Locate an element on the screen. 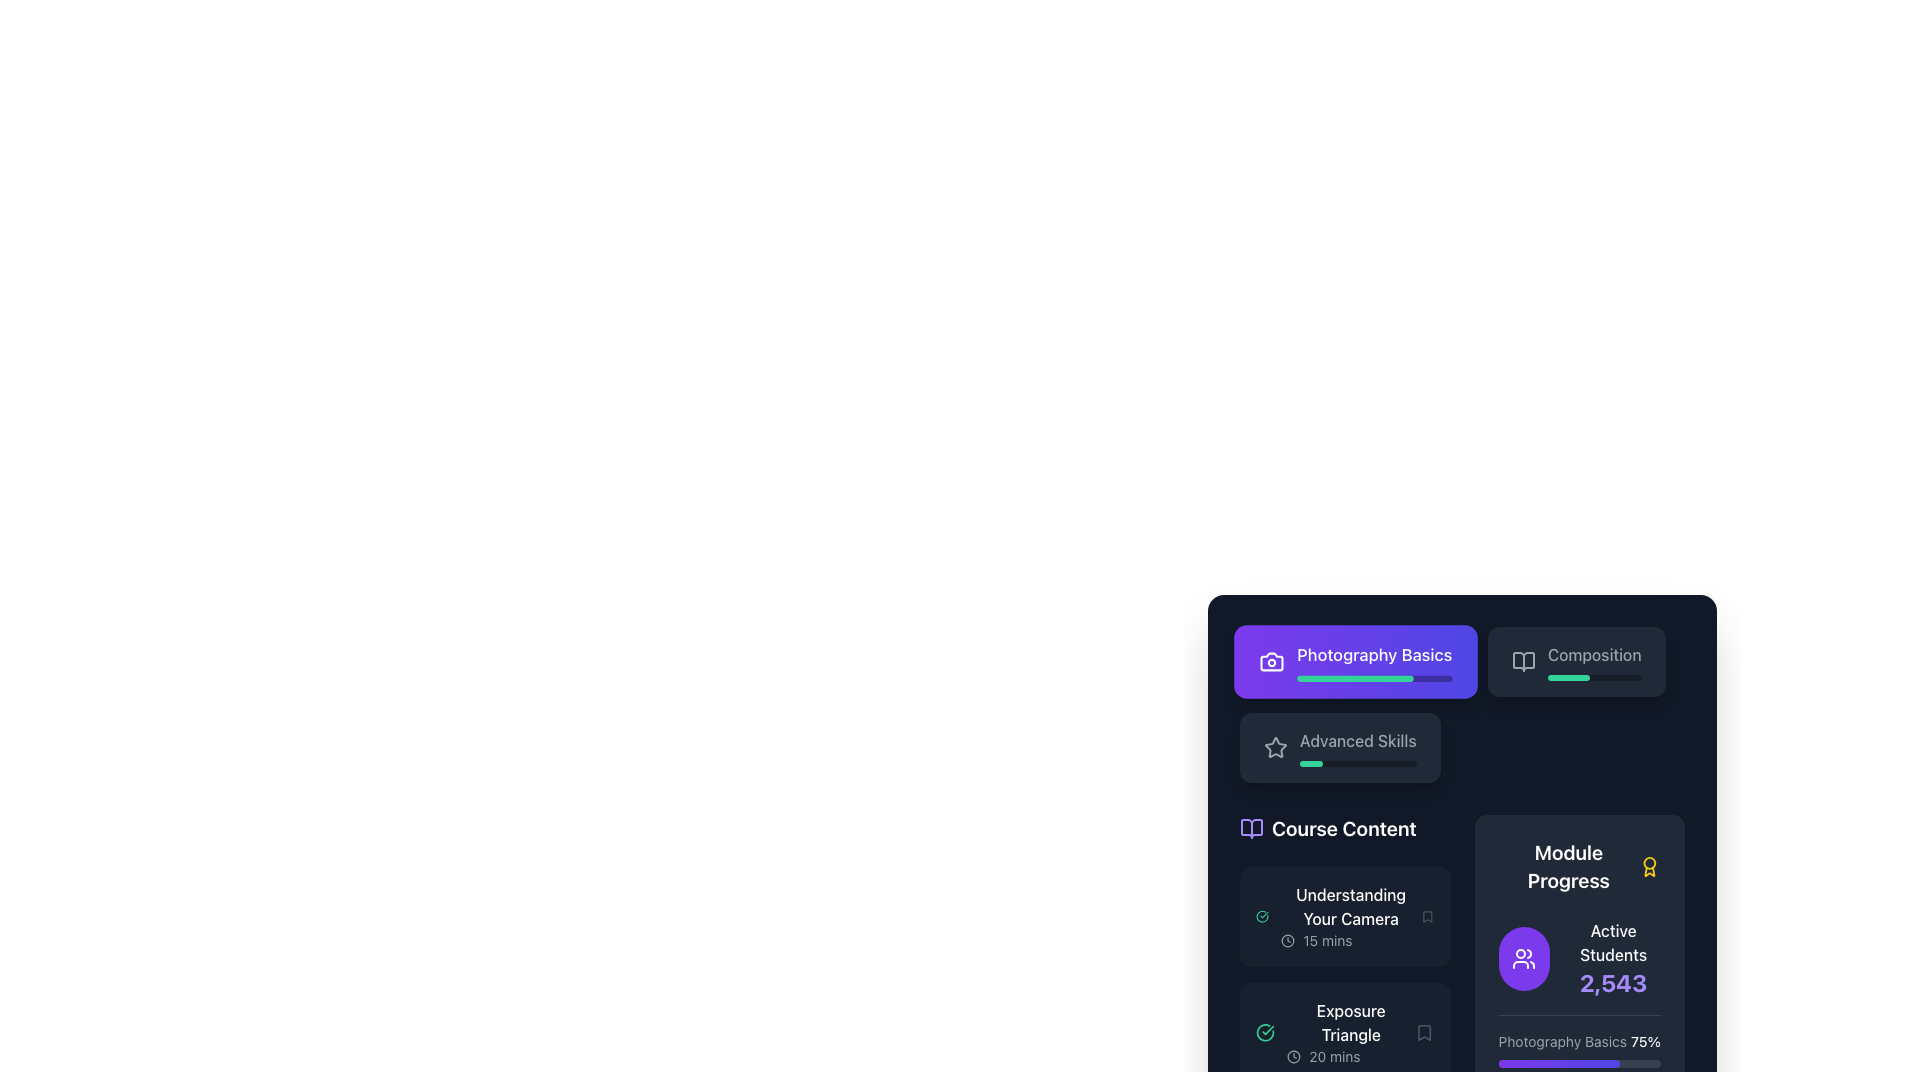  the bookmark icon located at the right end of the 'Exposure Triangle' list item is located at coordinates (1423, 1033).